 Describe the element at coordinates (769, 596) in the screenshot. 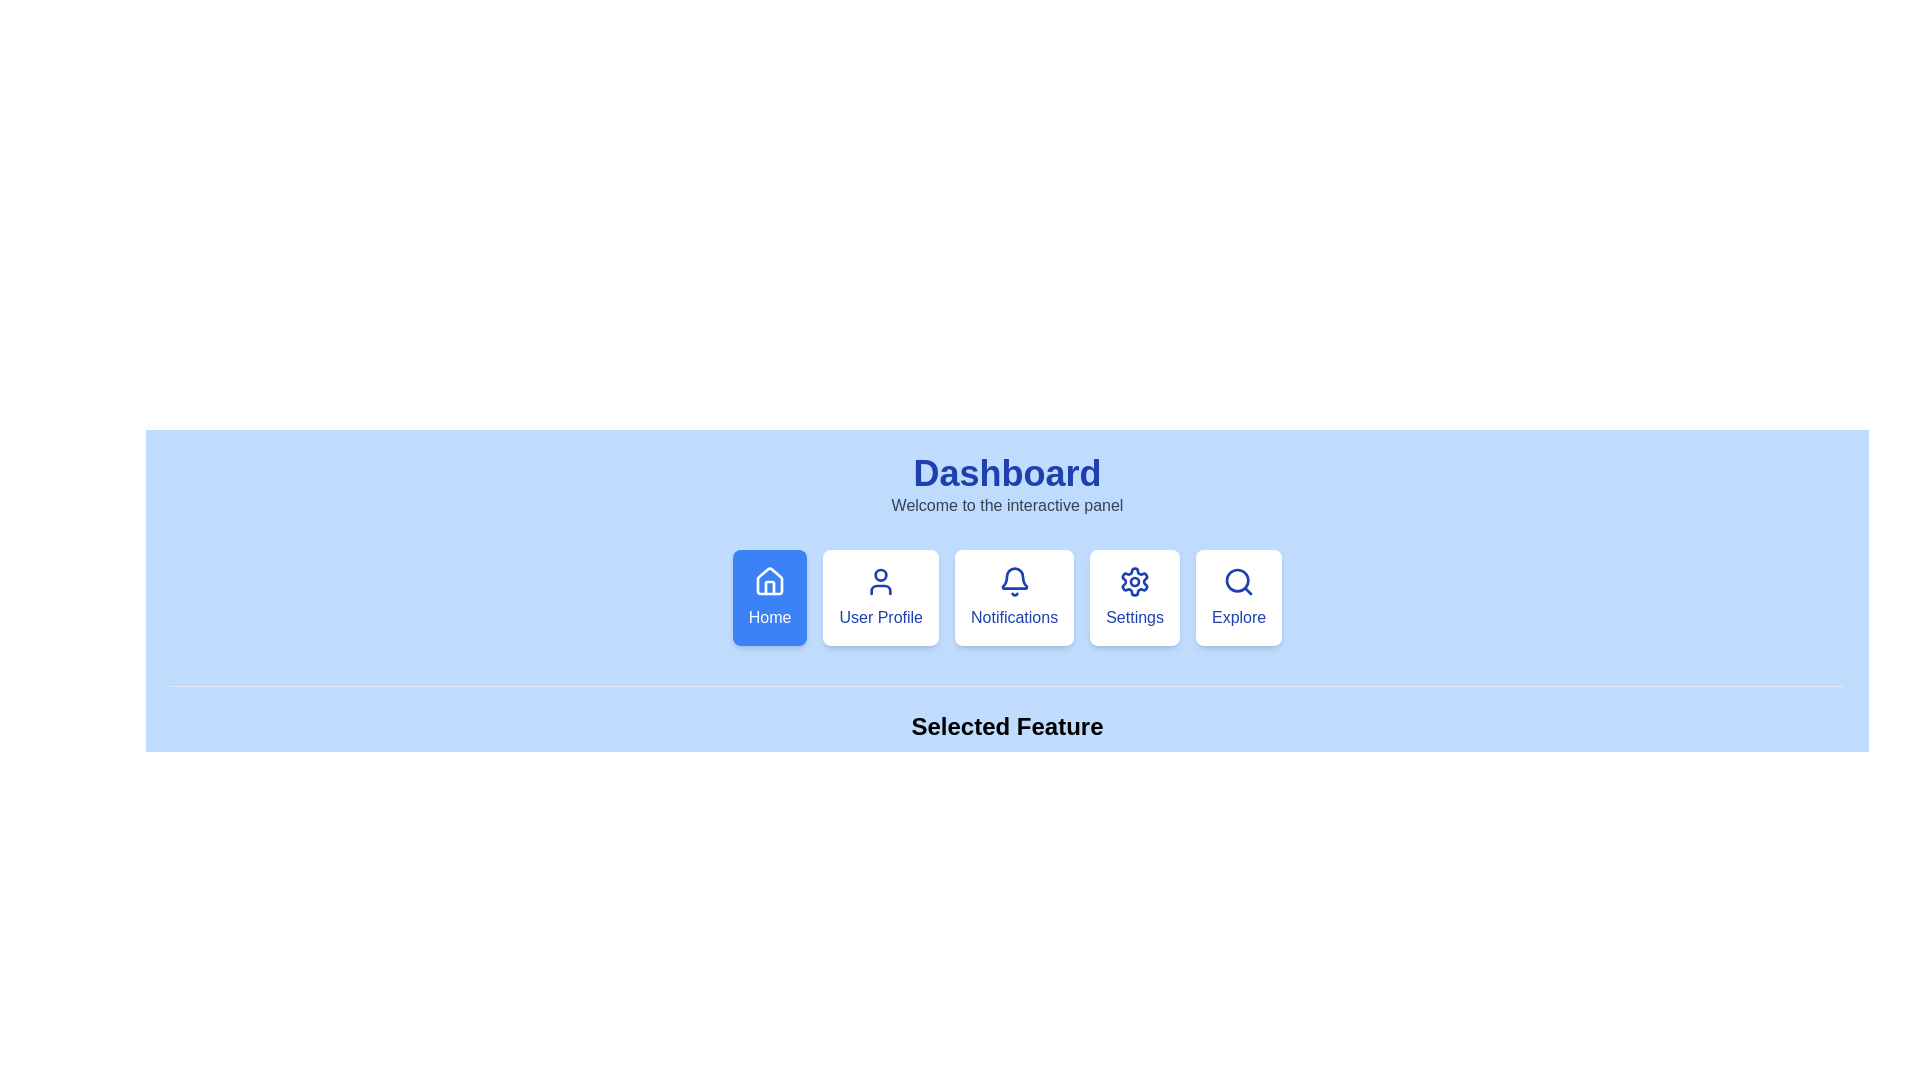

I see `the 'Home' button, which is a rectangular button with rounded corners, a blue background, and a white outline of a house icon above the text 'Home'. This button is located at the leftmost side of a horizontally aligned menu` at that location.